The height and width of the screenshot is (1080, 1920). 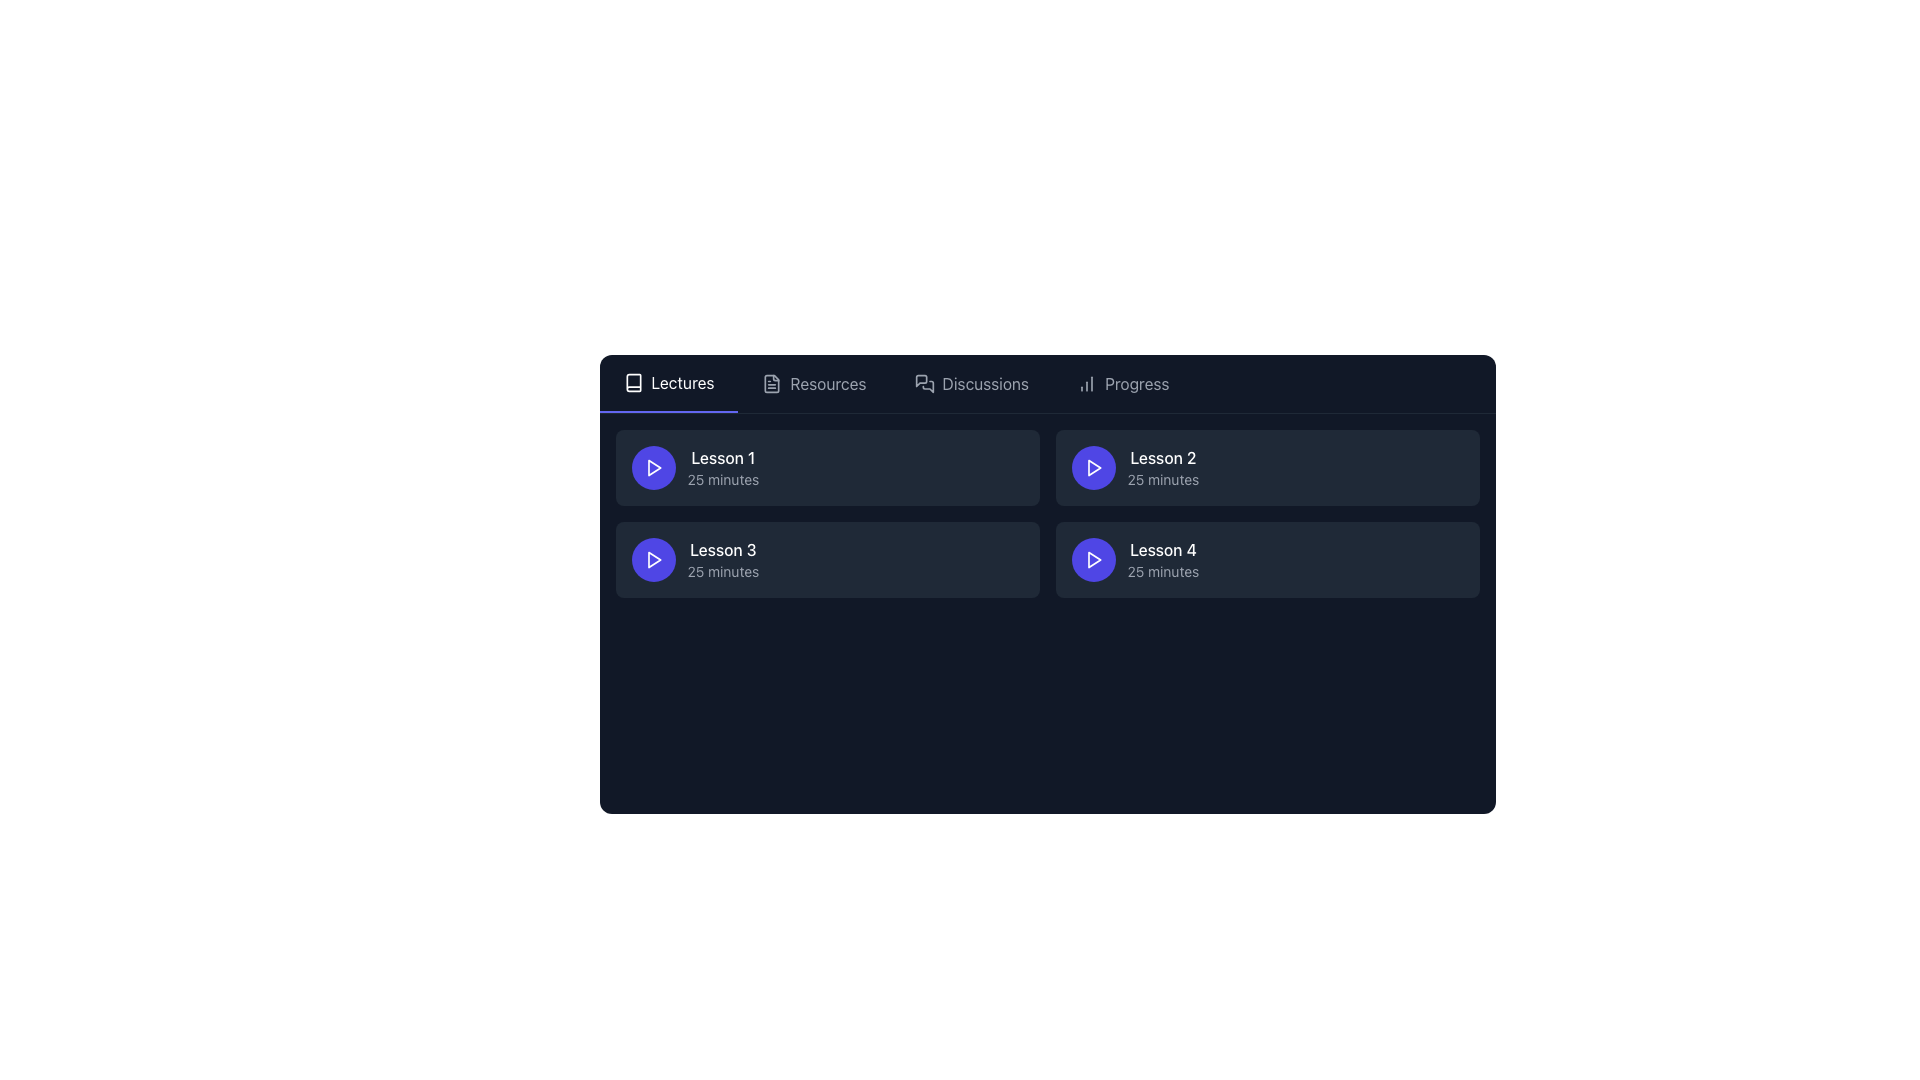 What do you see at coordinates (1163, 467) in the screenshot?
I see `the text block element displaying 'Lesson 2' and '25 minutes' located in the second upper-right card of the lesson grid to interact with the lesson` at bounding box center [1163, 467].